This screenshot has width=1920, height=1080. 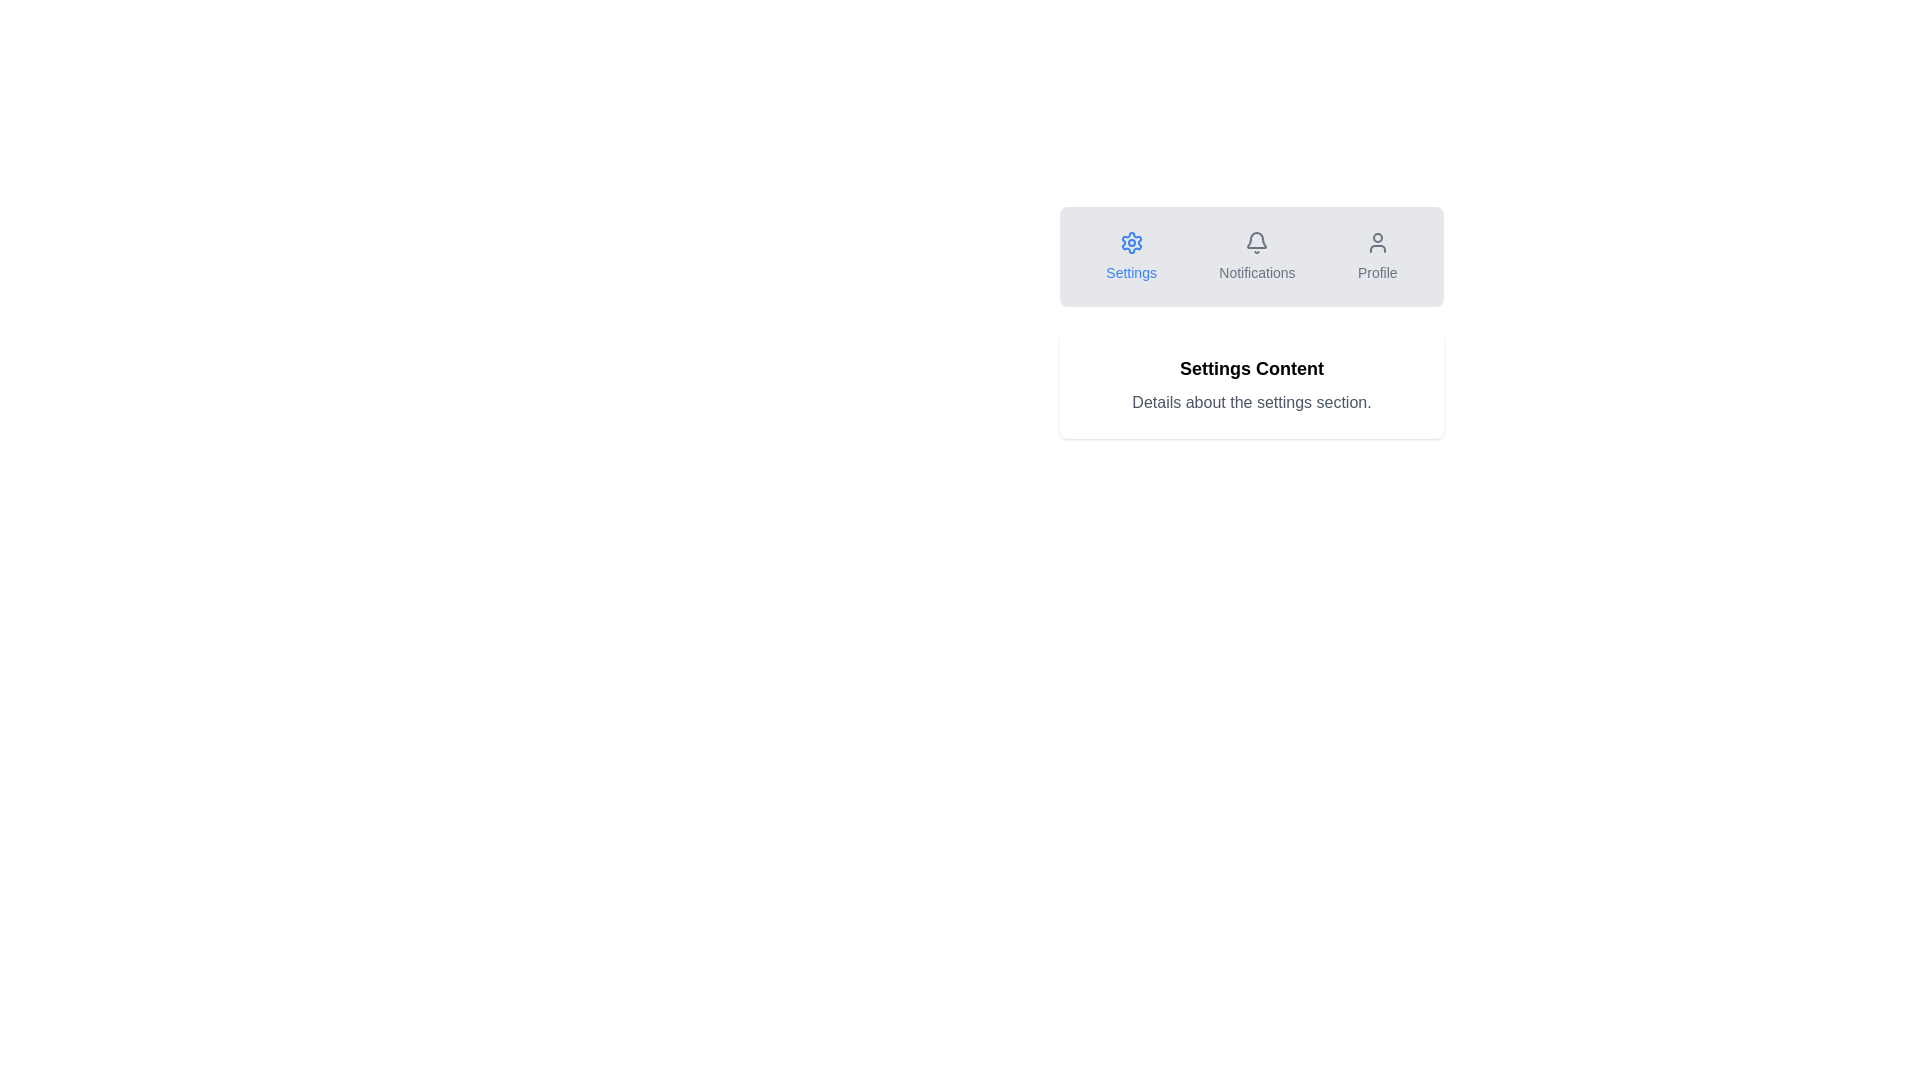 I want to click on the 'Settings' button, which features a blue gear icon above the text, located on the leftmost side of a horizontally-aligned group of buttons, so click(x=1131, y=256).